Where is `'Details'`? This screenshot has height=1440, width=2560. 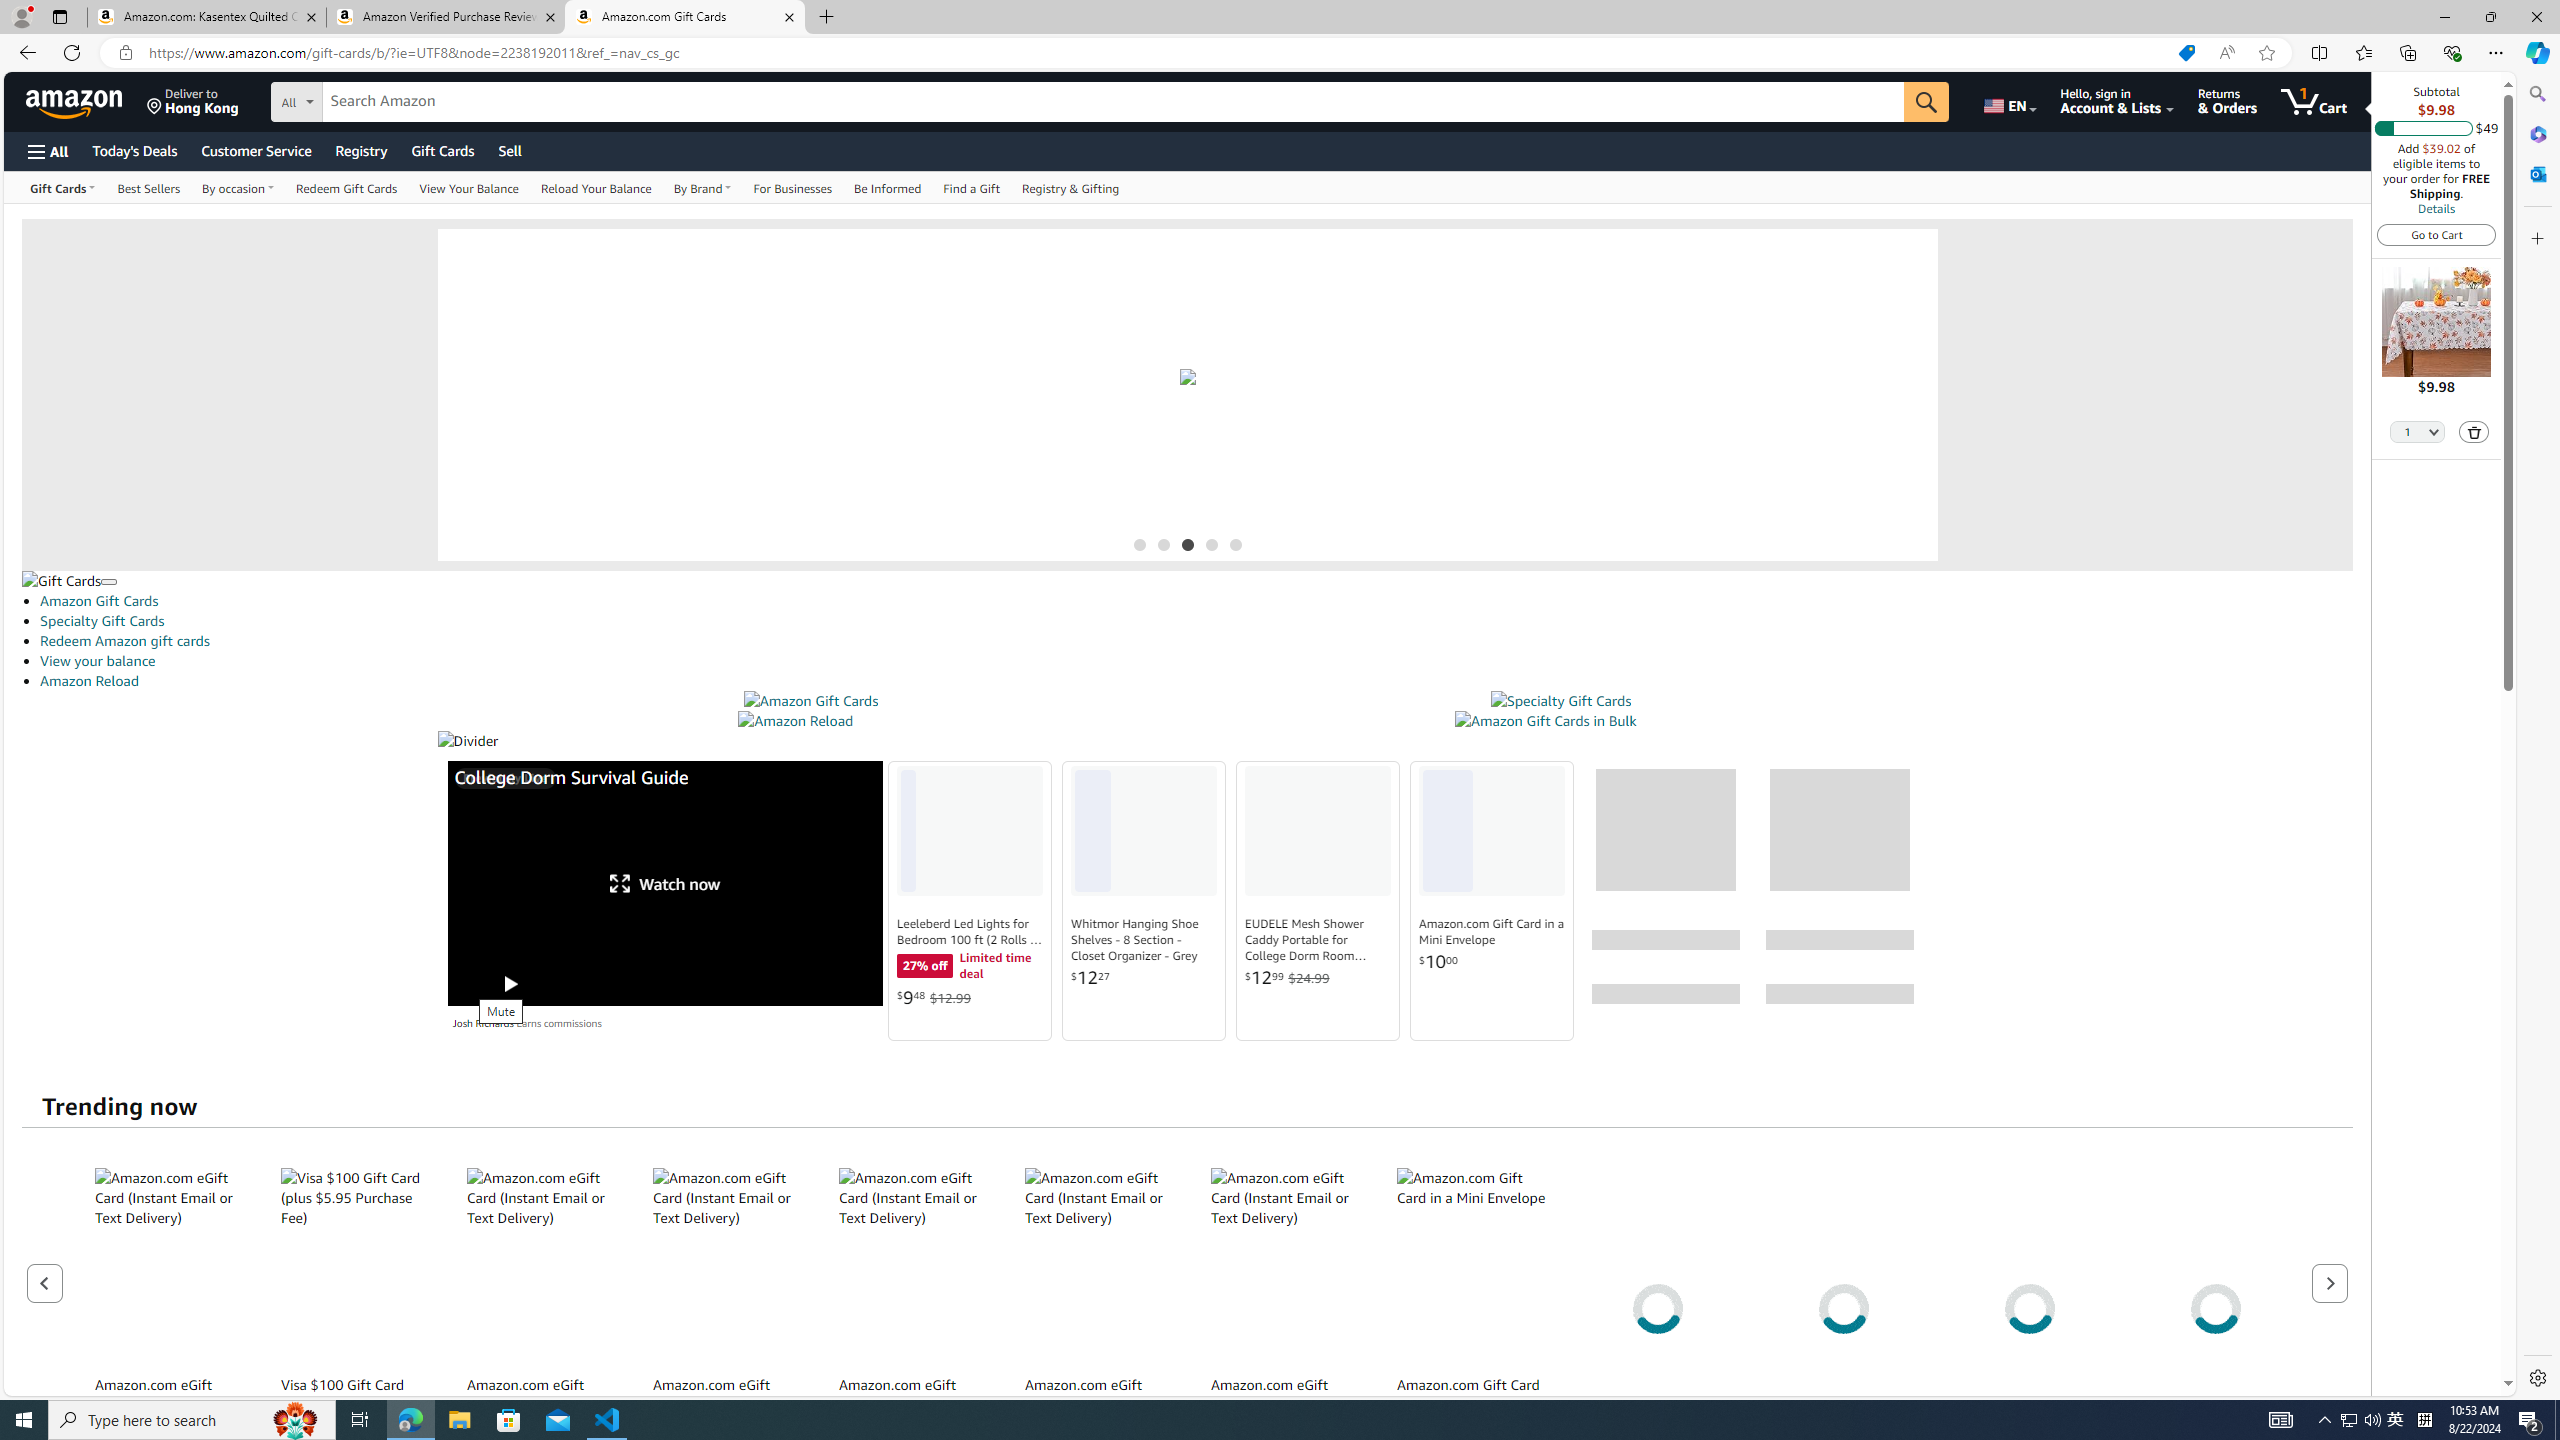 'Details' is located at coordinates (2434, 207).